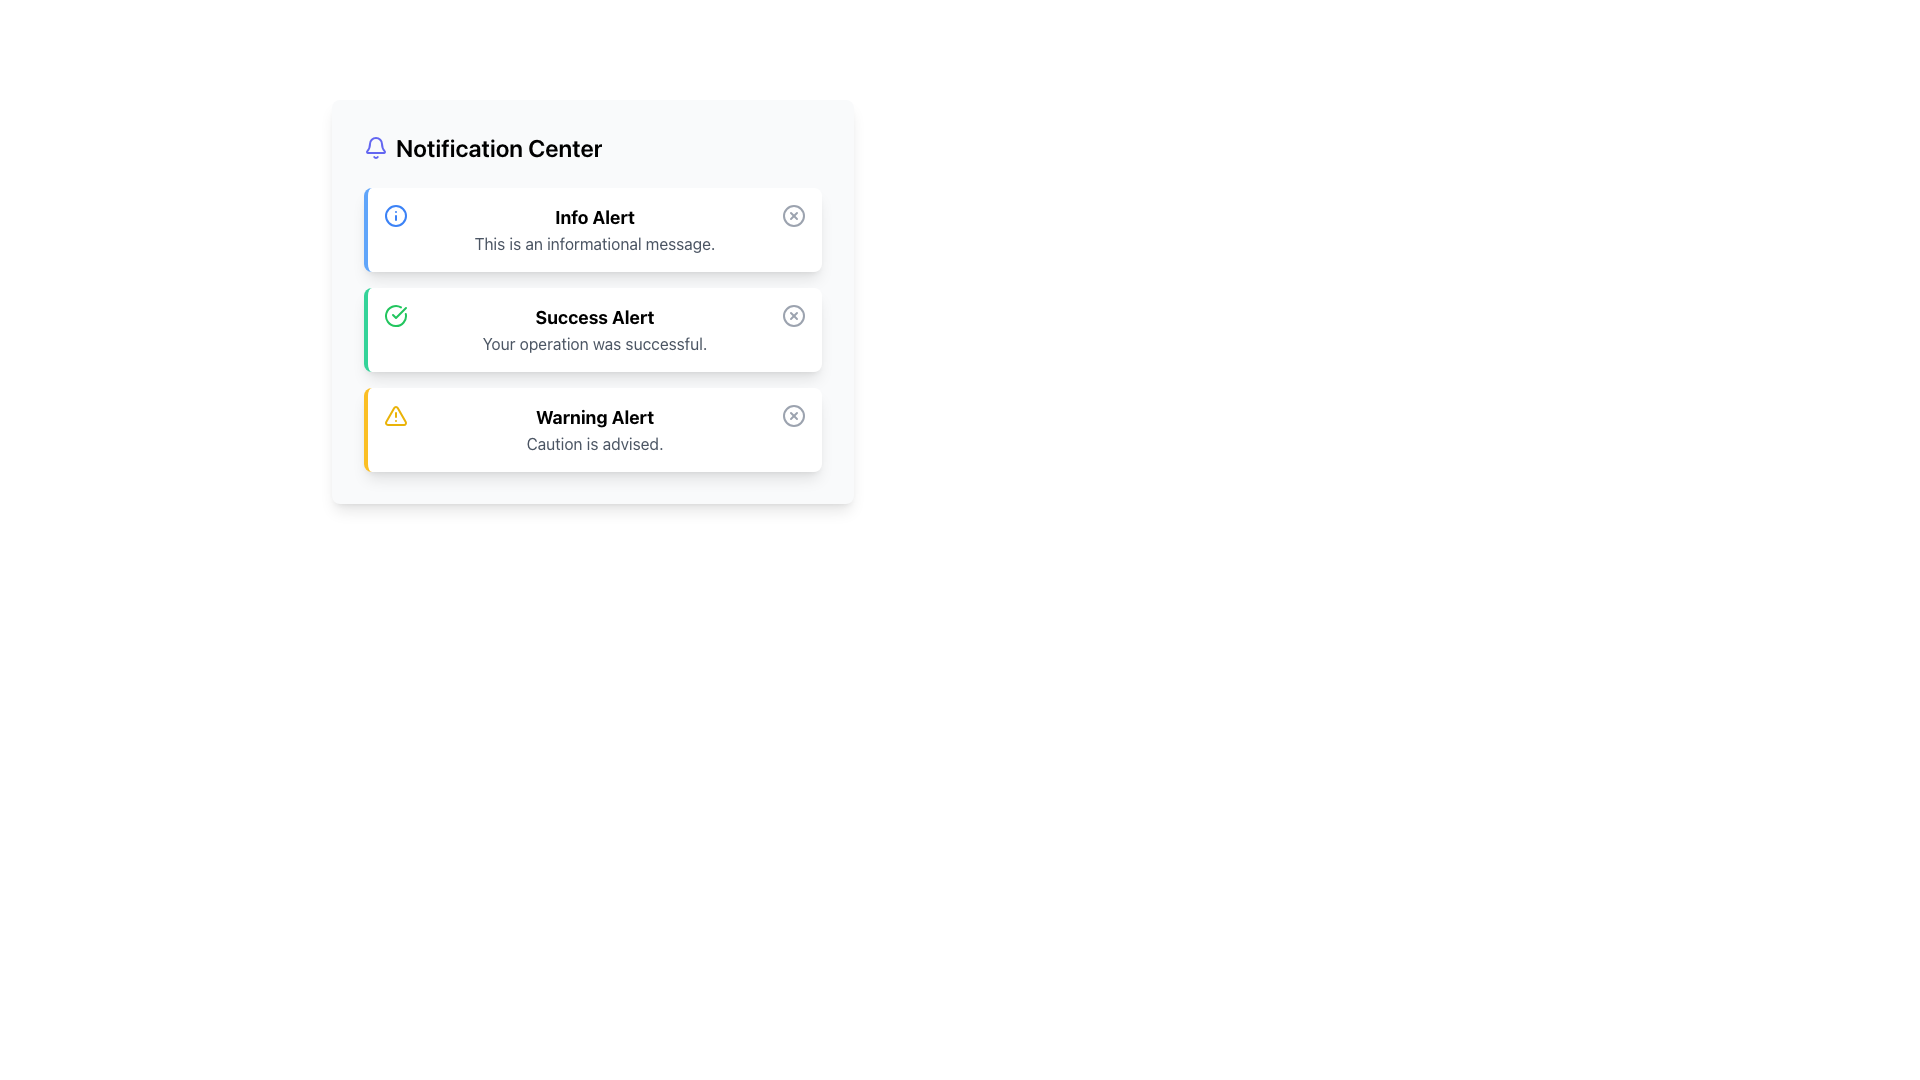 This screenshot has width=1920, height=1080. I want to click on the warning icon located to the left of the 'Warning Alert' notification row, which visually represents the alert's warning nature, so click(395, 415).